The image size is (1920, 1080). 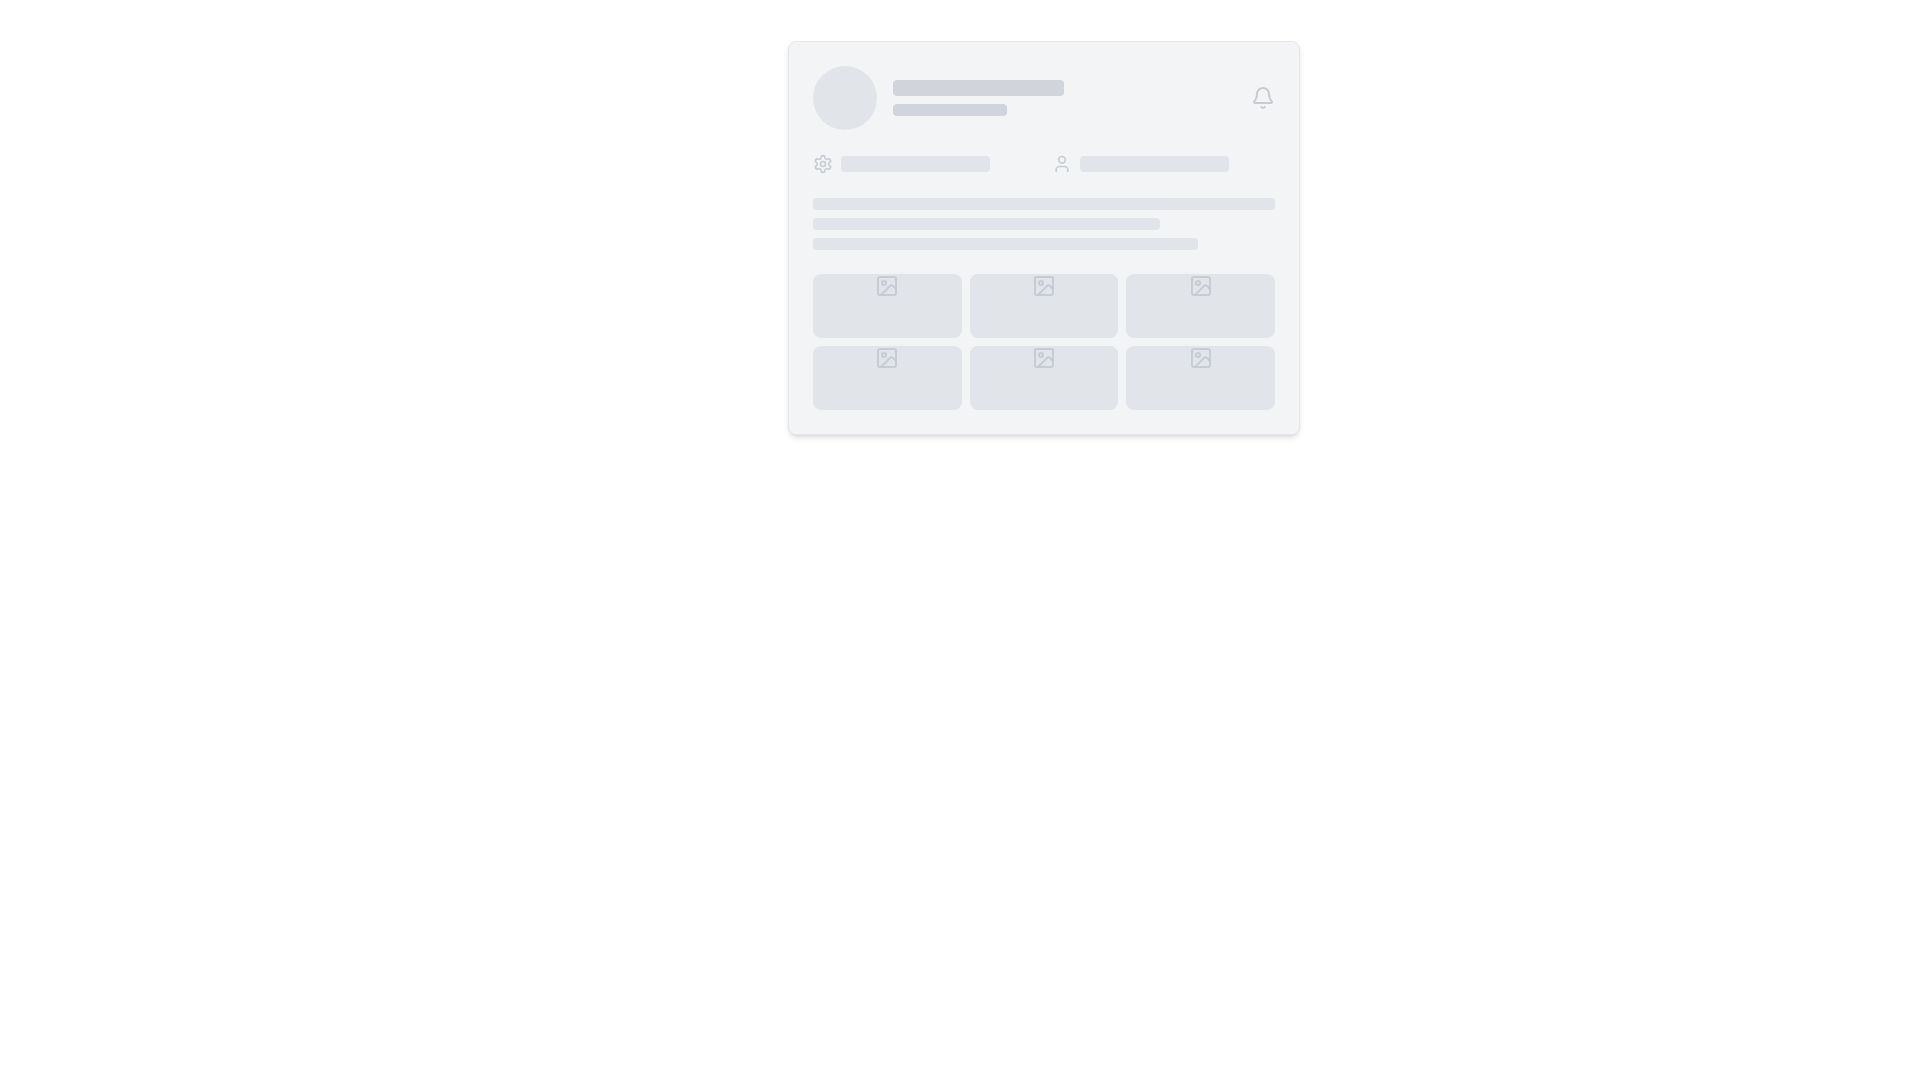 What do you see at coordinates (822, 163) in the screenshot?
I see `the gear/settings icon located in the upper central area of the interface, adjacent to an input or text display field` at bounding box center [822, 163].